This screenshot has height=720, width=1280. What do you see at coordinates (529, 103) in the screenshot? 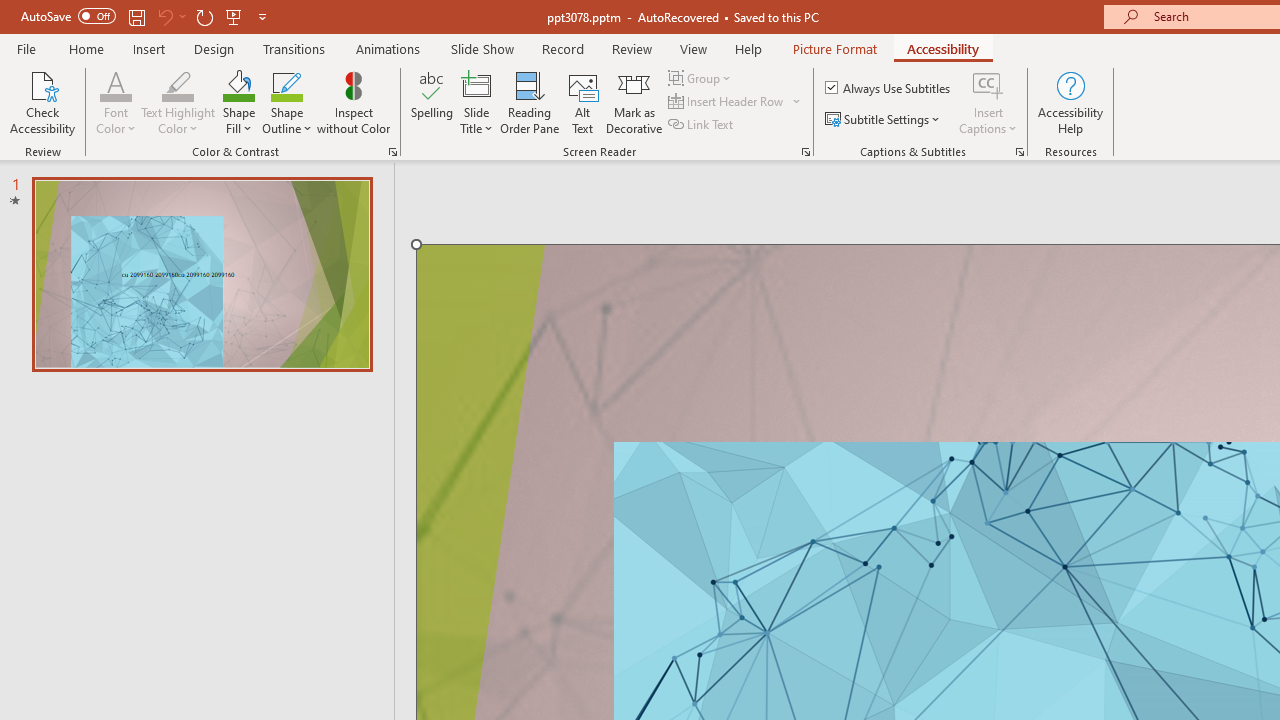
I see `'Reading Order Pane'` at bounding box center [529, 103].